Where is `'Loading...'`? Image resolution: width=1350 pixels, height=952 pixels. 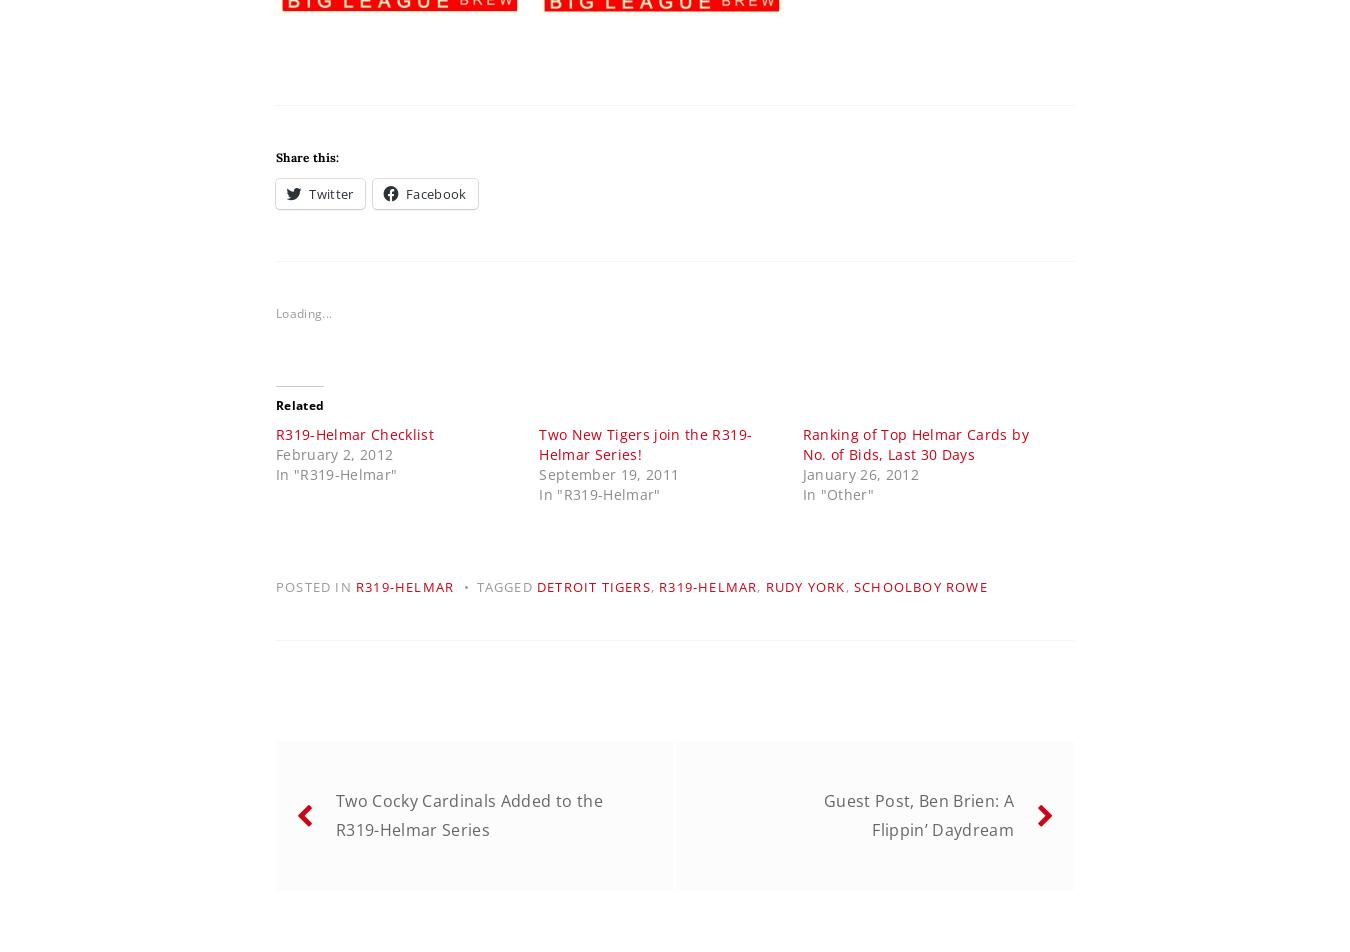 'Loading...' is located at coordinates (303, 312).